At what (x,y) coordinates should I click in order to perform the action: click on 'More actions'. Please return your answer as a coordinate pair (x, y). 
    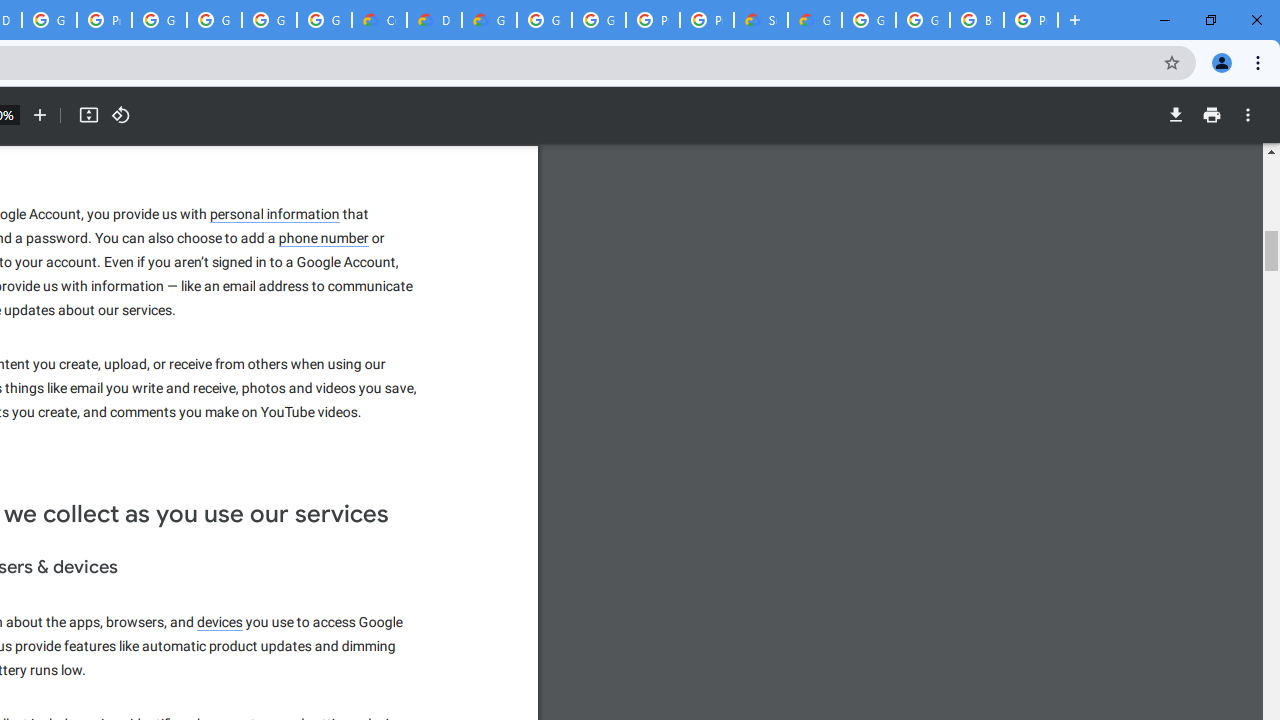
    Looking at the image, I should click on (1247, 115).